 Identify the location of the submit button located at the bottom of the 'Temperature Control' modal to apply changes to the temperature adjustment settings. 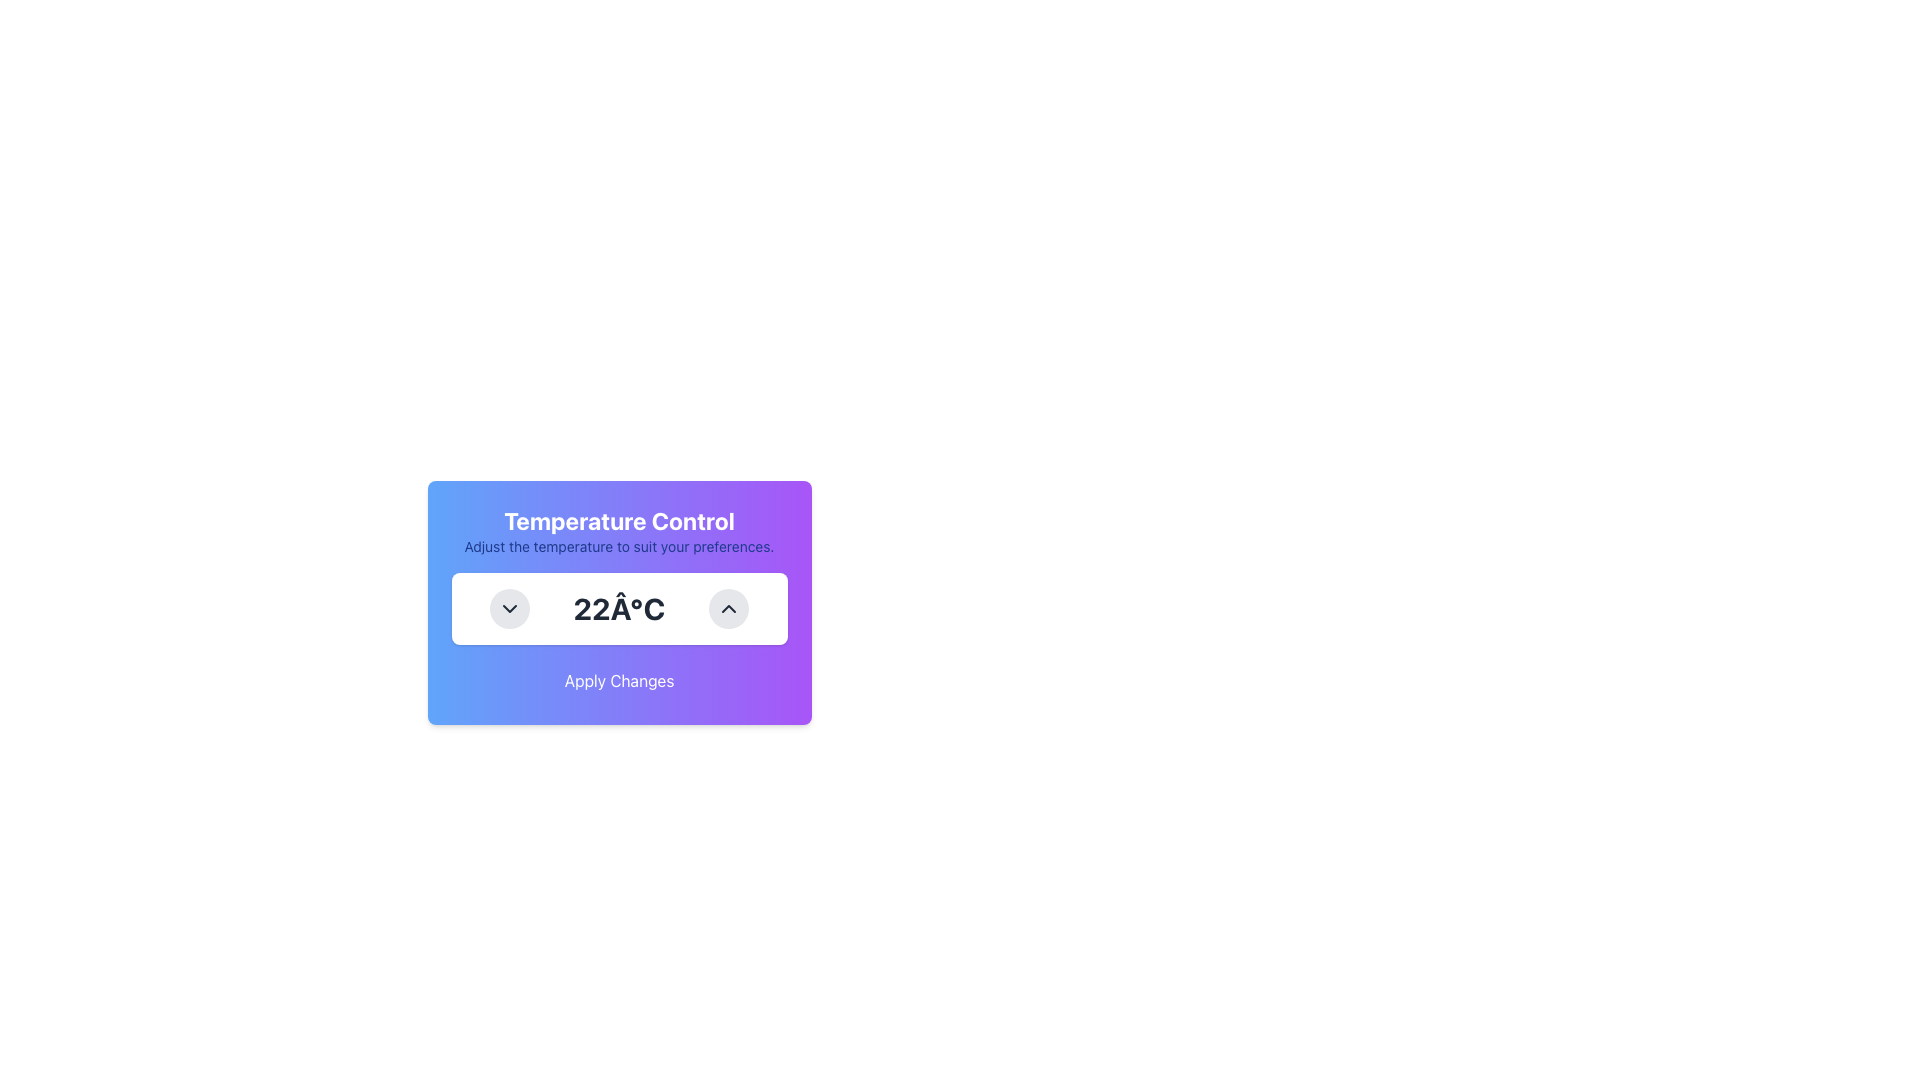
(618, 680).